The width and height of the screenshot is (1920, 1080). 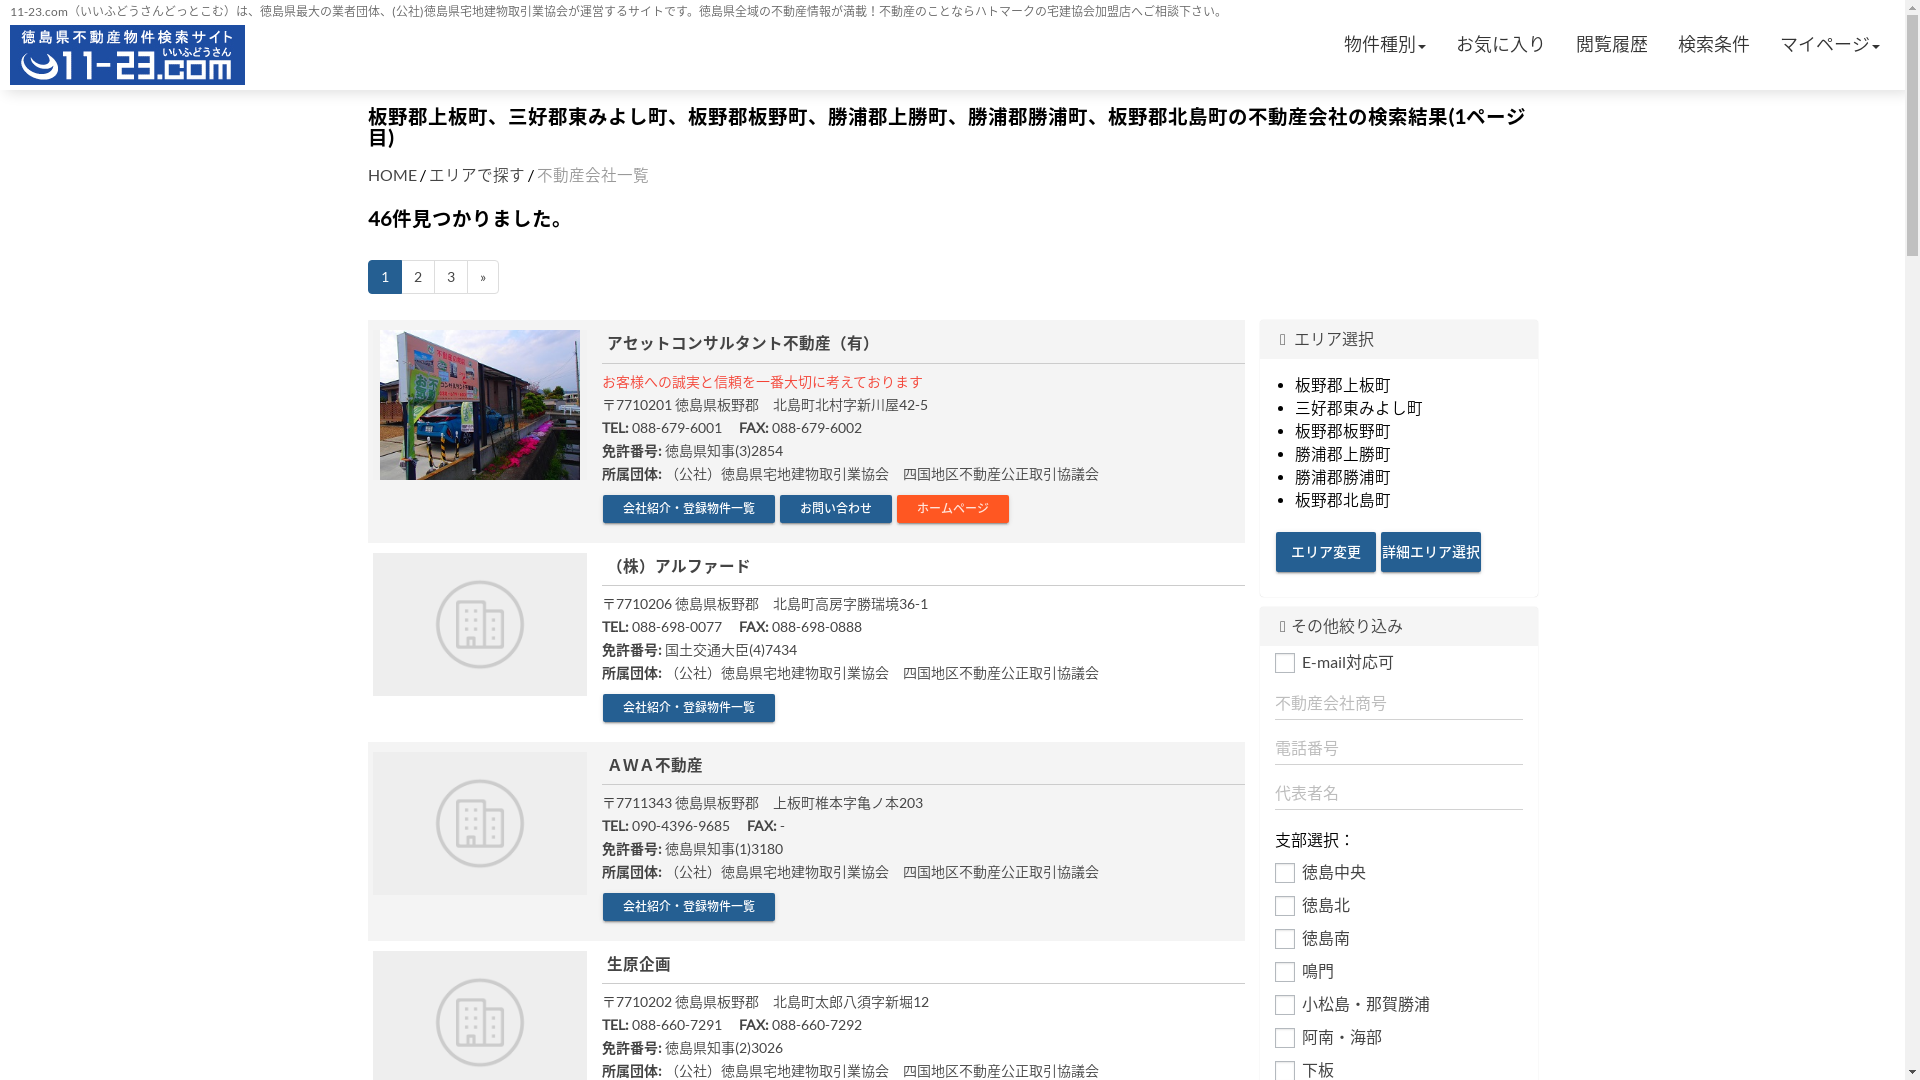 I want to click on '2', so click(x=399, y=277).